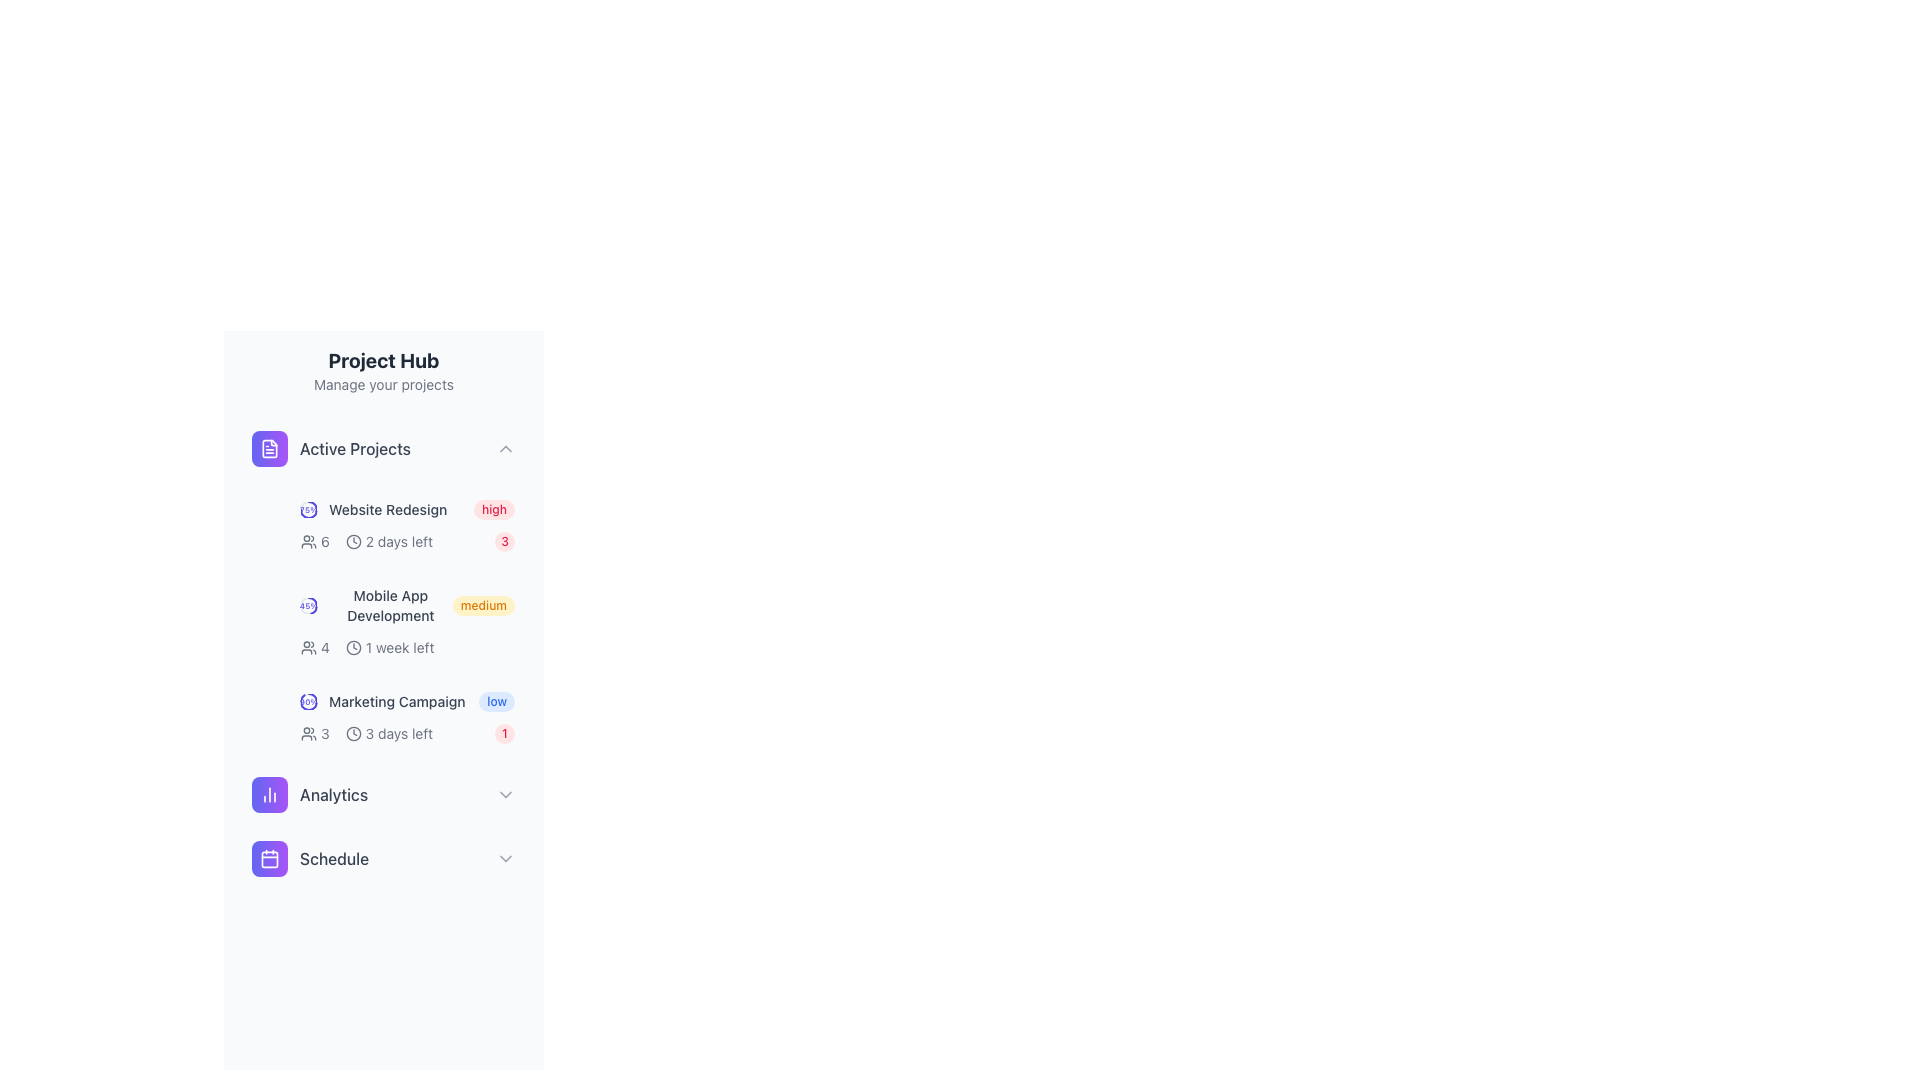 The width and height of the screenshot is (1920, 1080). What do you see at coordinates (268, 793) in the screenshot?
I see `the rounded square button with a gradient background transitioning from indigo to purple, which features a white bar chart icon, located to the left of the 'Analytics' text label in the 'Project Hub' sidebar menu` at bounding box center [268, 793].